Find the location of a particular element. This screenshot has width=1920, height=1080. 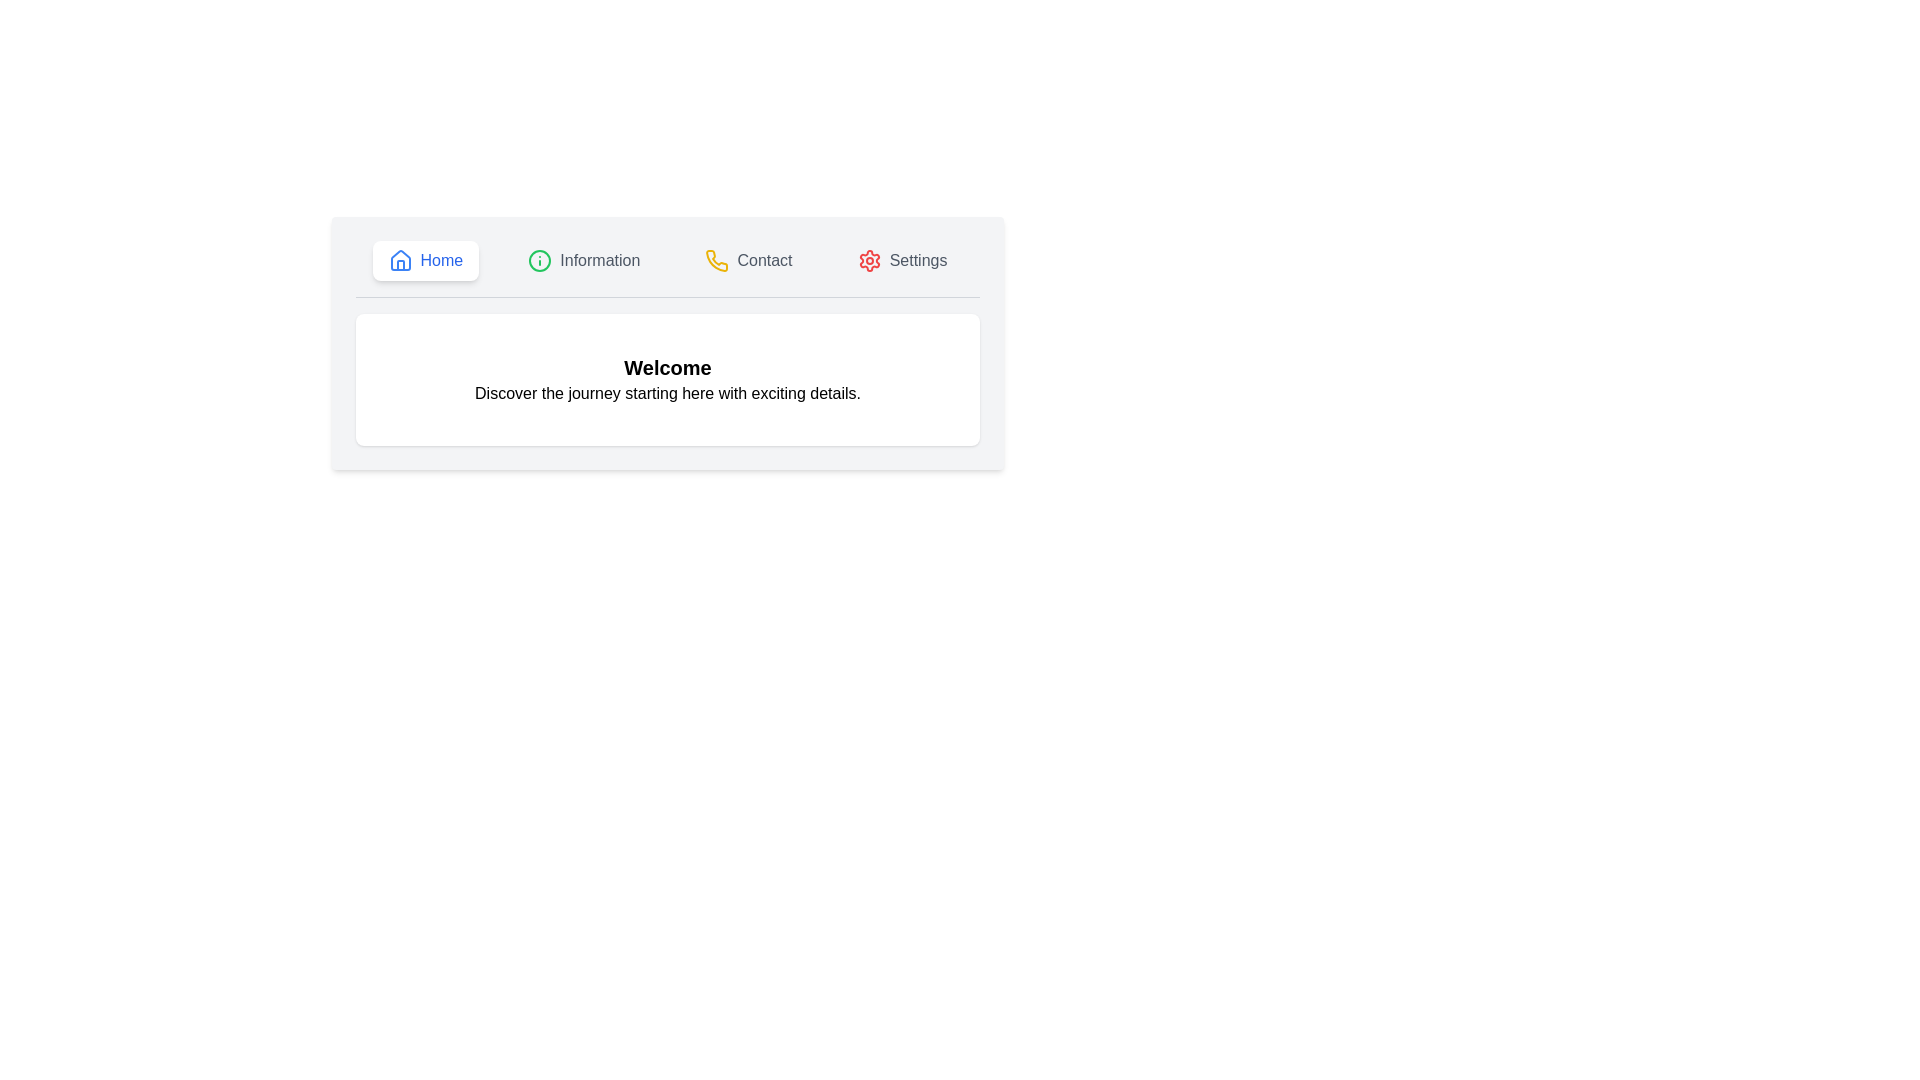

the blue house-shaped icon is located at coordinates (400, 260).